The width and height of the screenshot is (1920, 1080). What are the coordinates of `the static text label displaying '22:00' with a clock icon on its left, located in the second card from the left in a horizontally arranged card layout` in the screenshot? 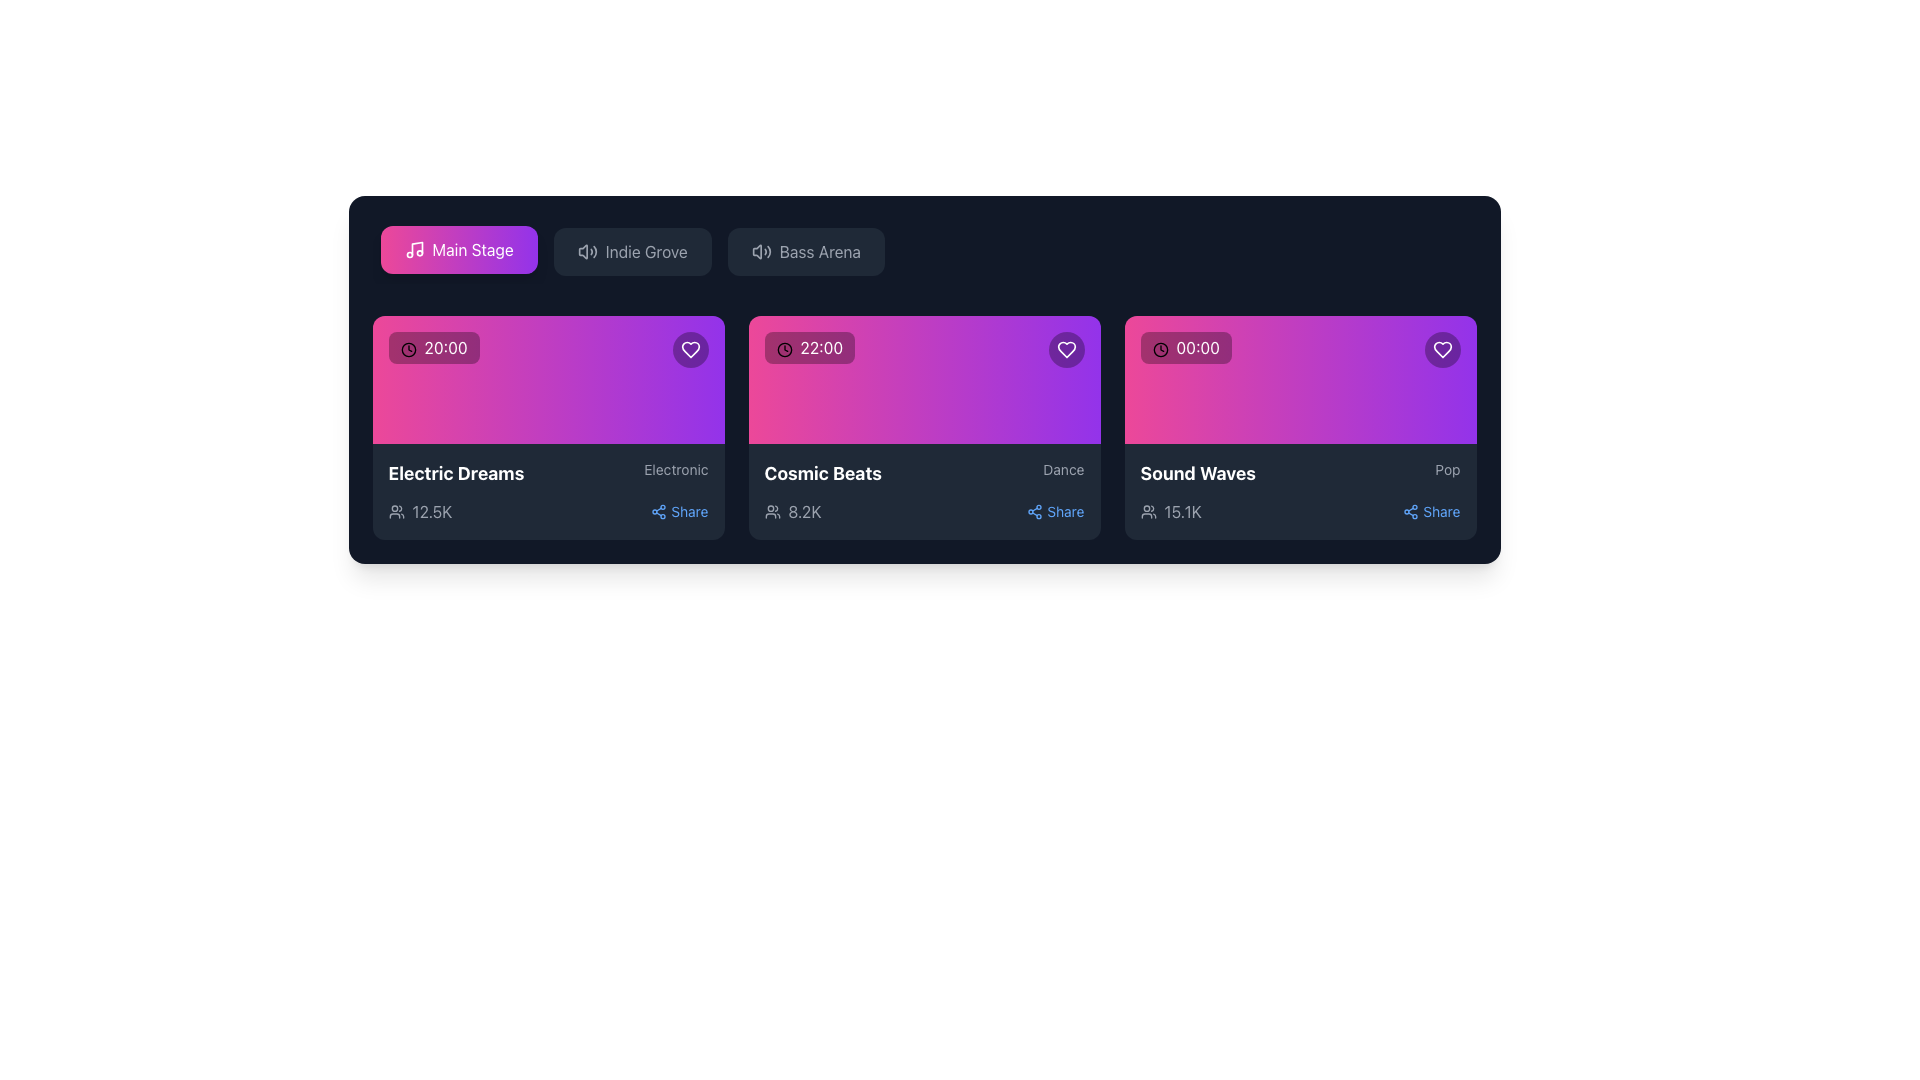 It's located at (821, 346).